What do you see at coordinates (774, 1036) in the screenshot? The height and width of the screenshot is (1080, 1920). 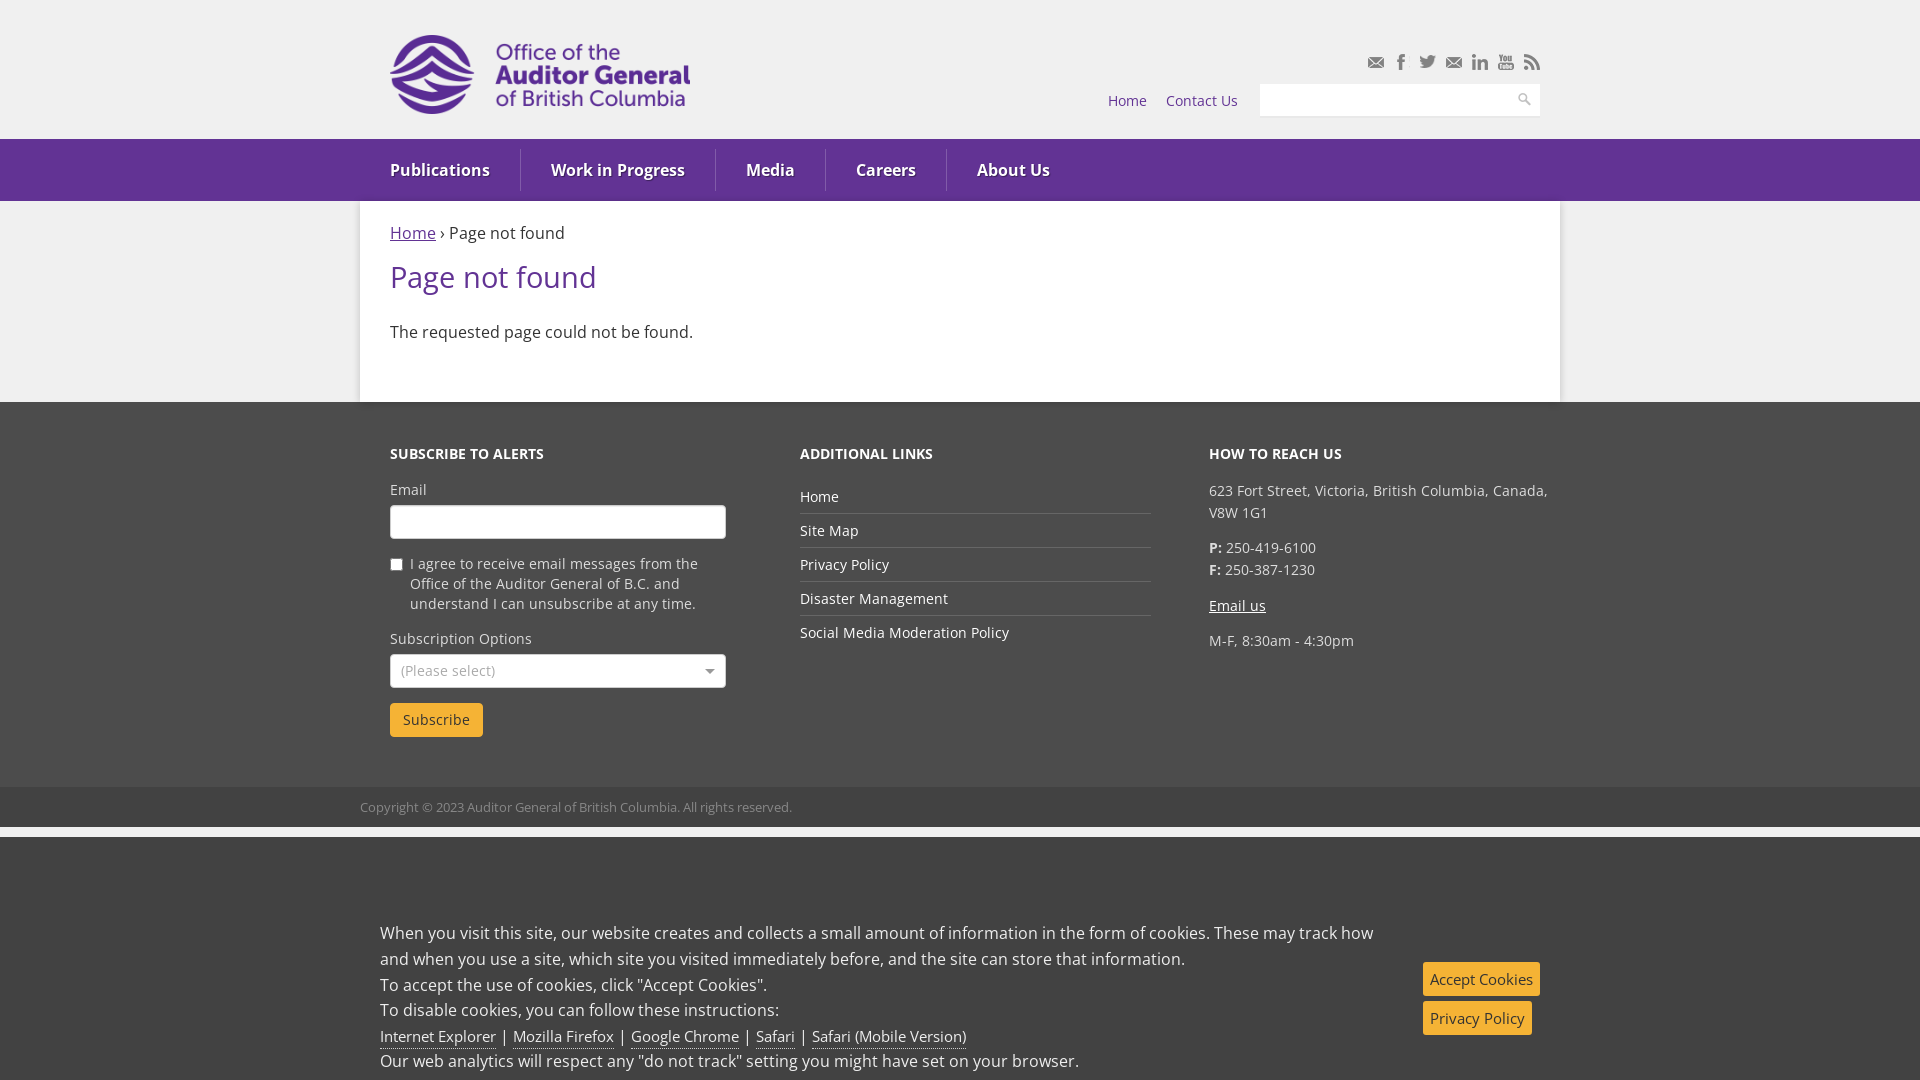 I see `'Safari'` at bounding box center [774, 1036].